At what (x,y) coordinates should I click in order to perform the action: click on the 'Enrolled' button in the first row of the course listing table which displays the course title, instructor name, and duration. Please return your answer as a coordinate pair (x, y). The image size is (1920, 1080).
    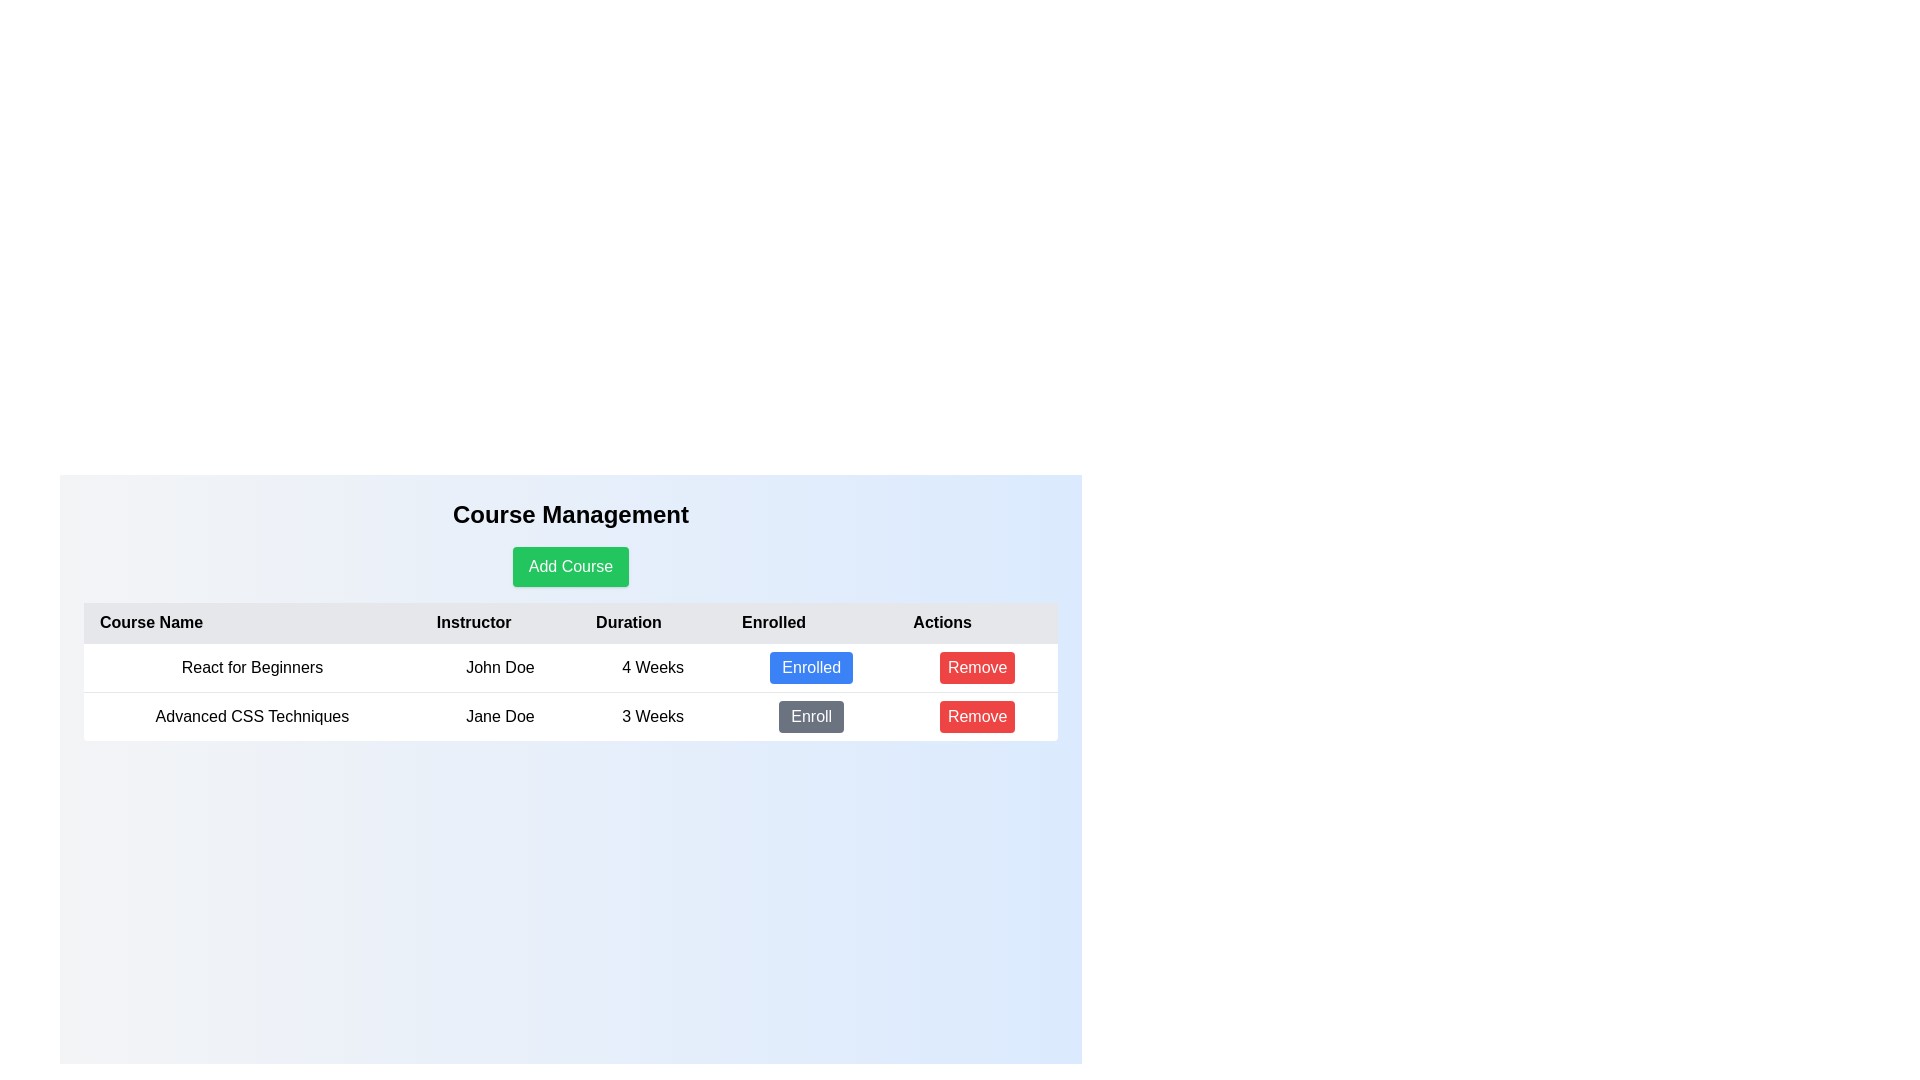
    Looking at the image, I should click on (570, 667).